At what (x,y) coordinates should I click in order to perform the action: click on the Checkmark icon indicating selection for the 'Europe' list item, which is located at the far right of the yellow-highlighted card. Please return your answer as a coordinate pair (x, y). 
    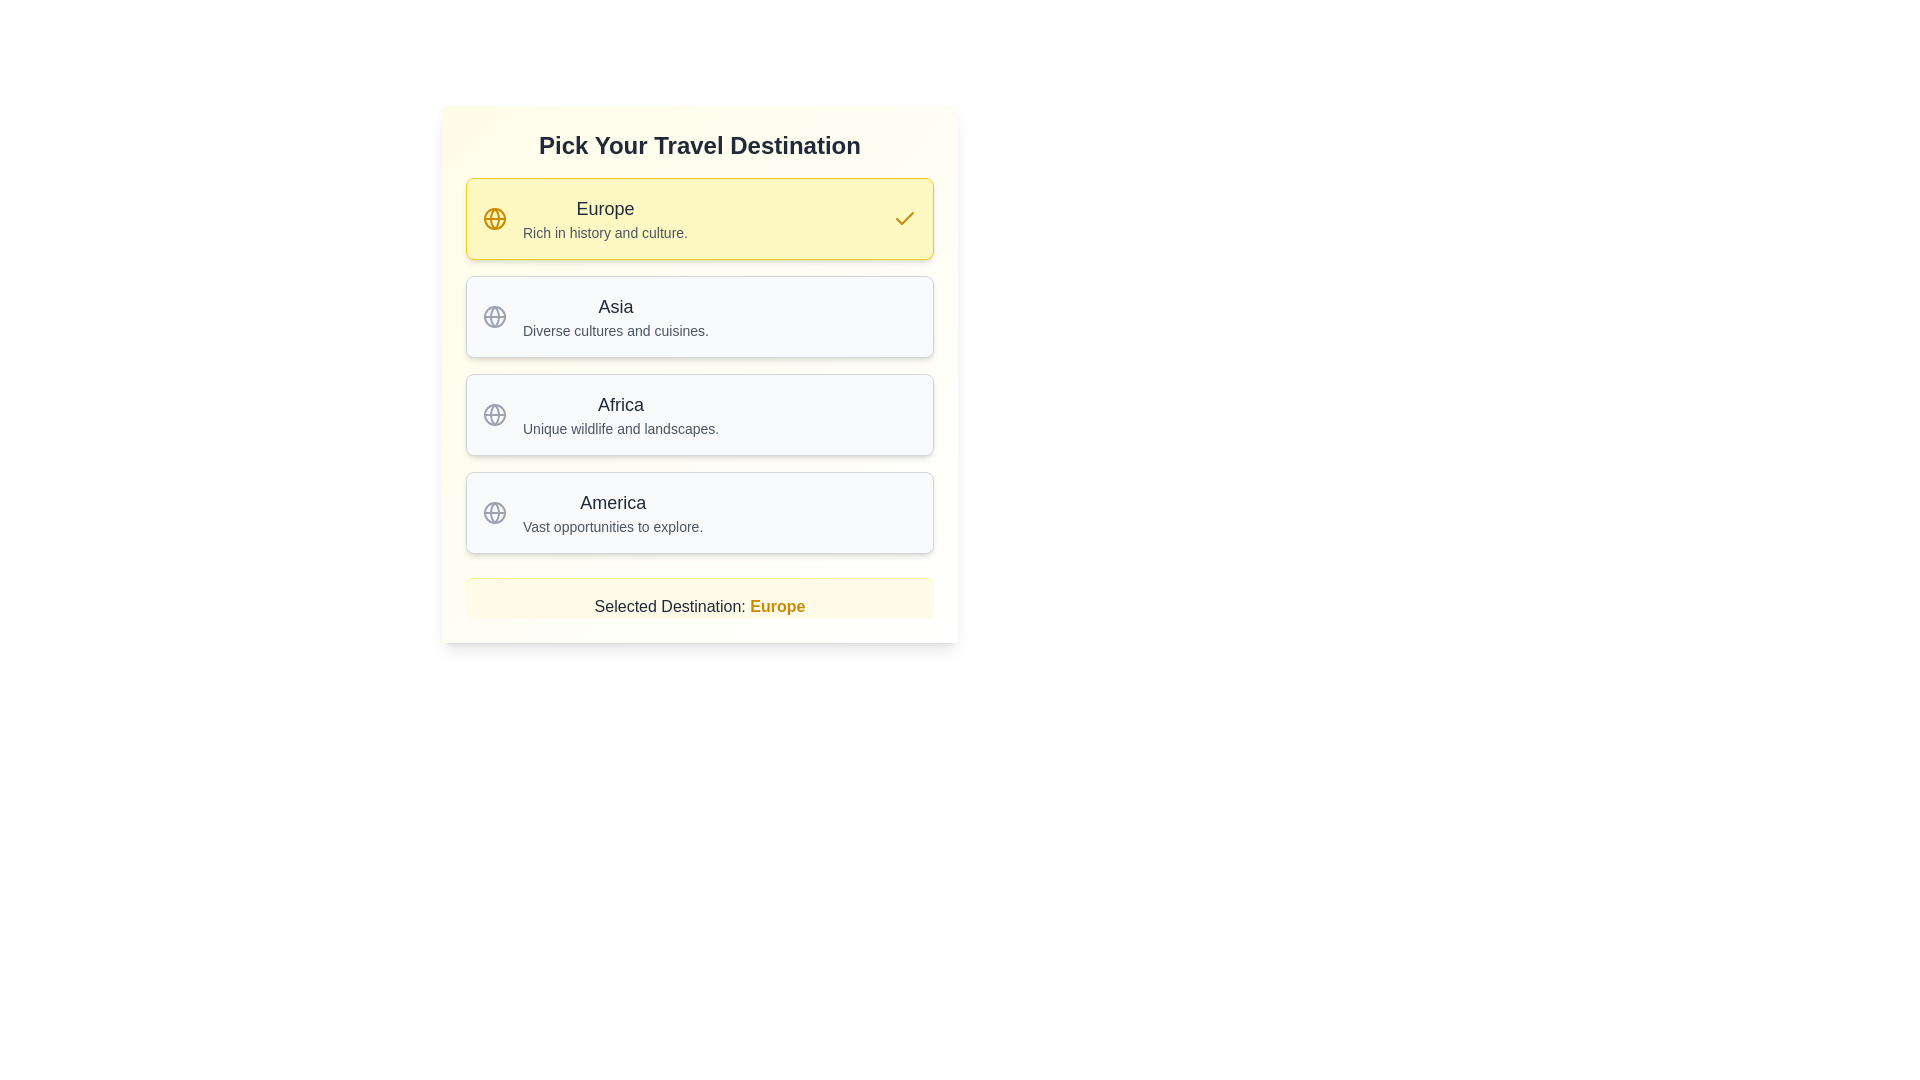
    Looking at the image, I should click on (904, 219).